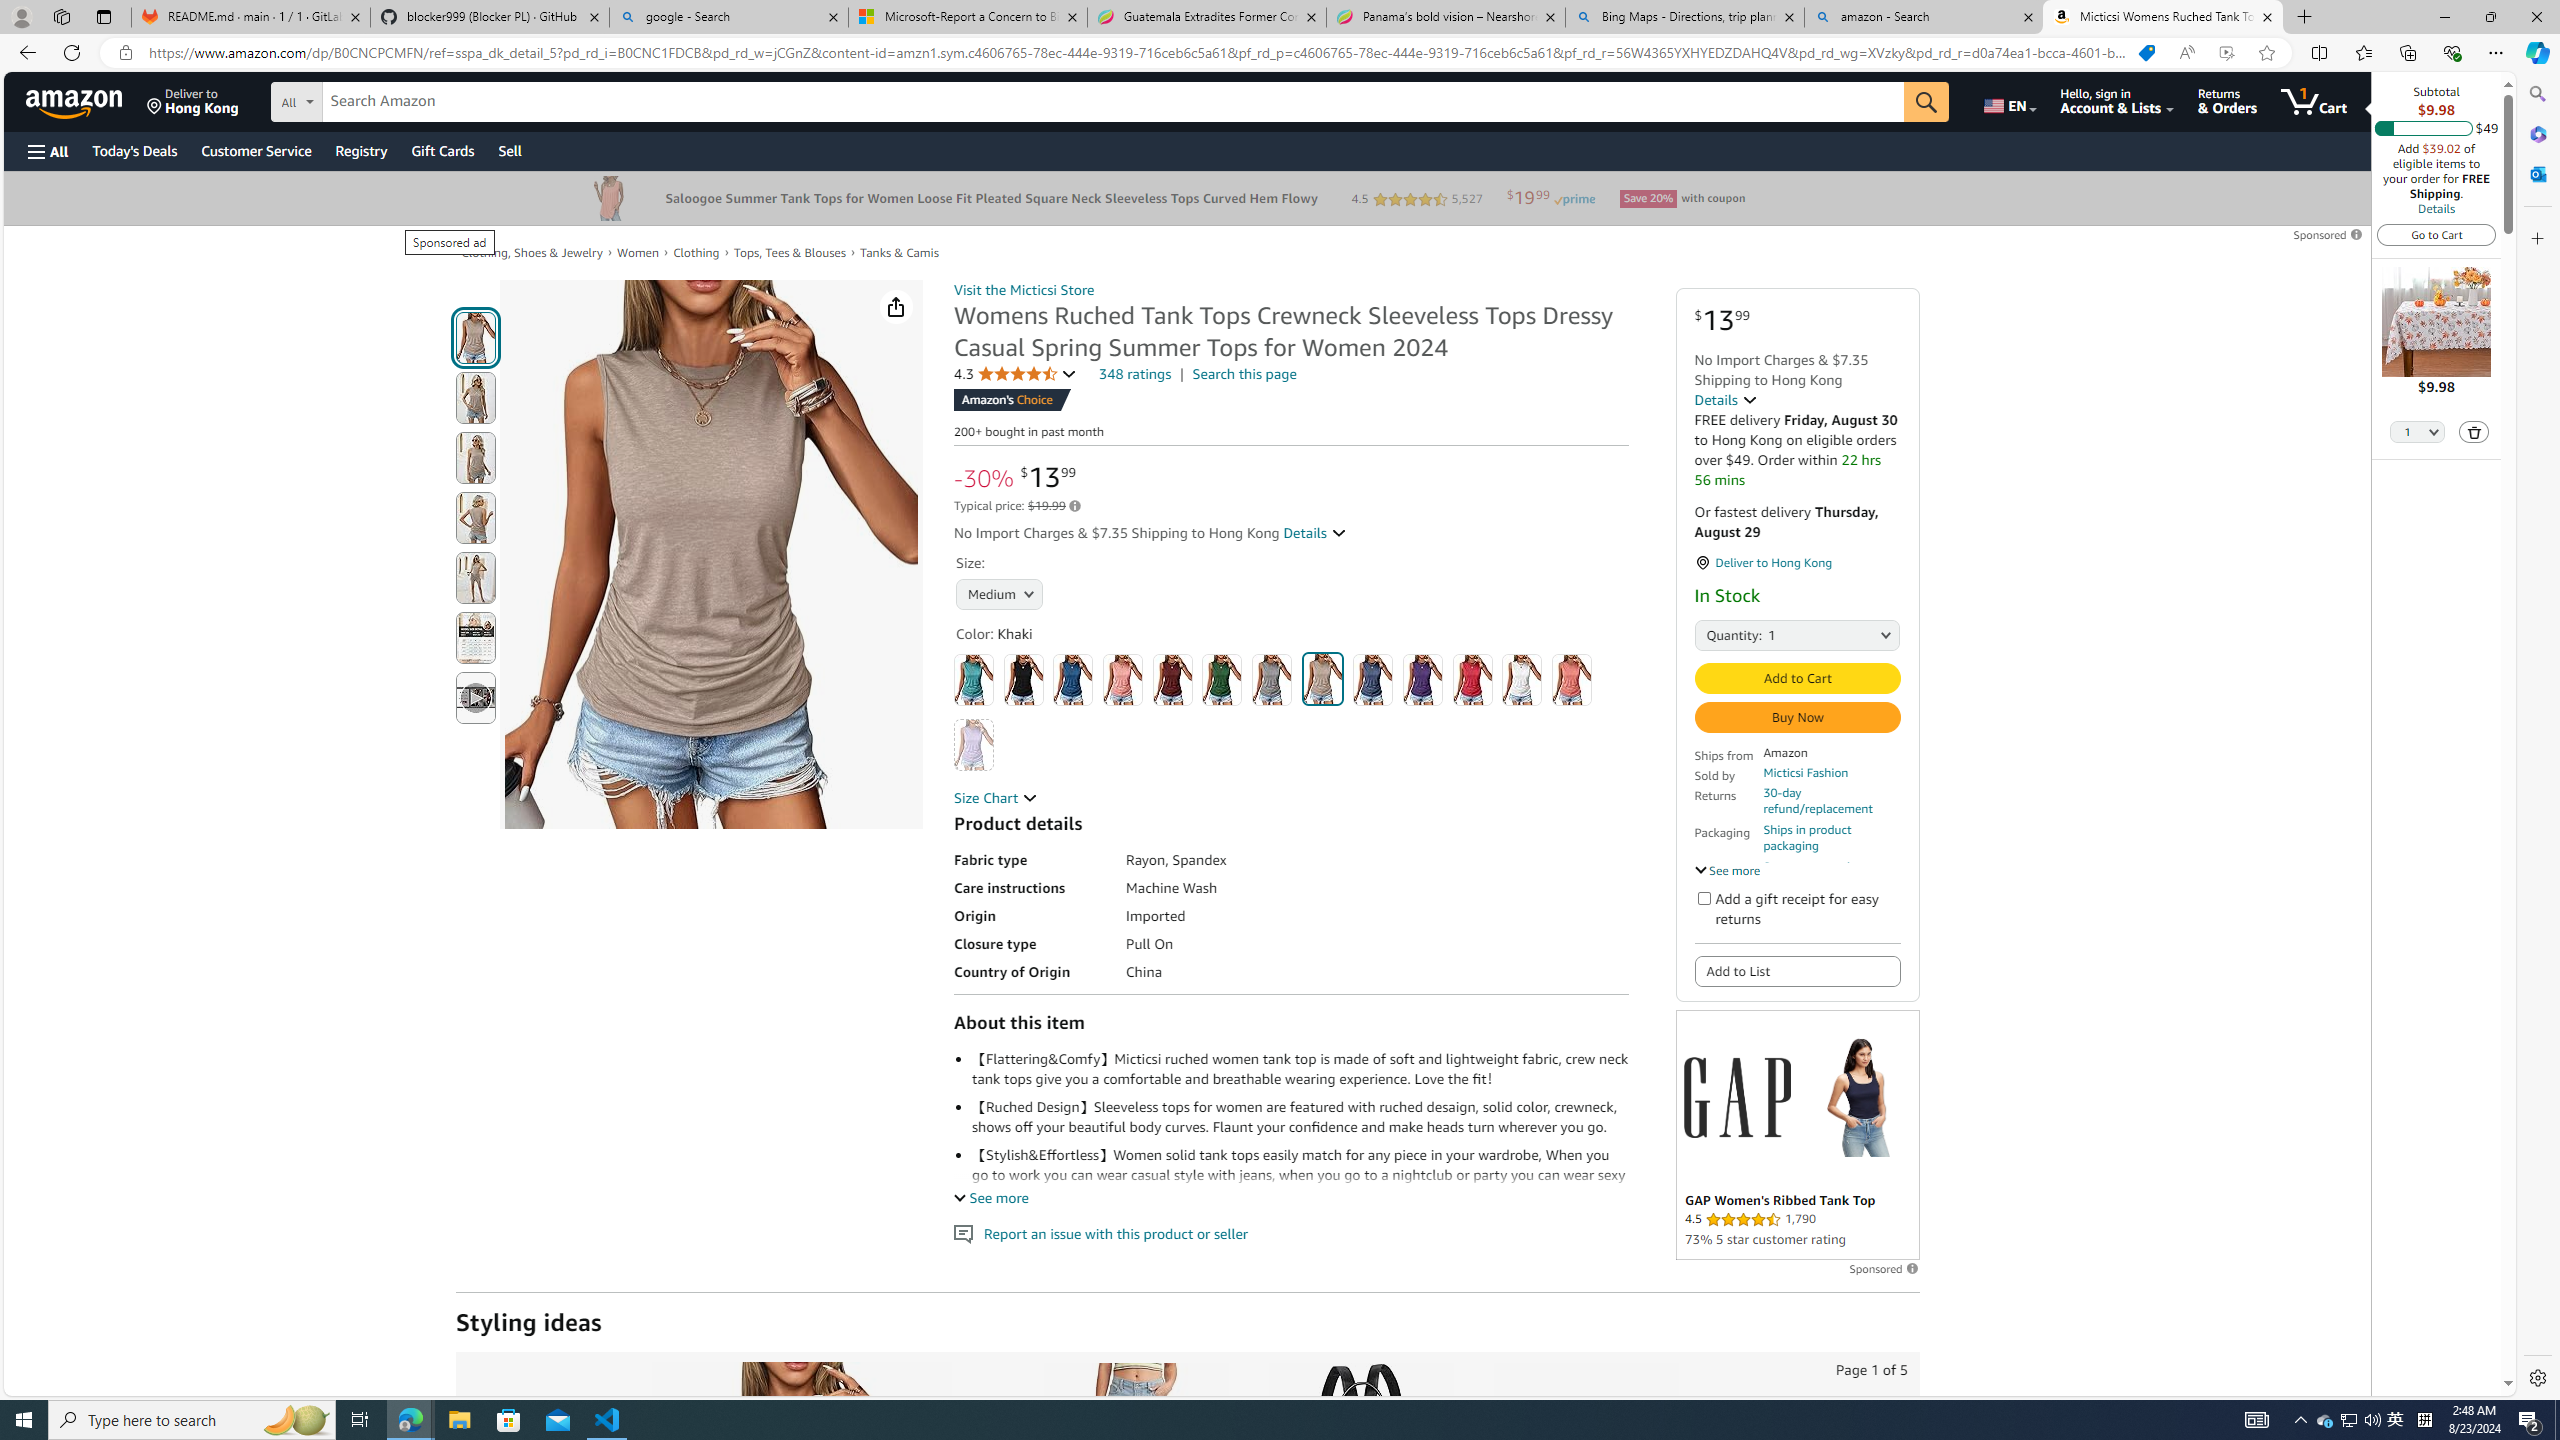  What do you see at coordinates (1573, 679) in the screenshot?
I see `'Pink'` at bounding box center [1573, 679].